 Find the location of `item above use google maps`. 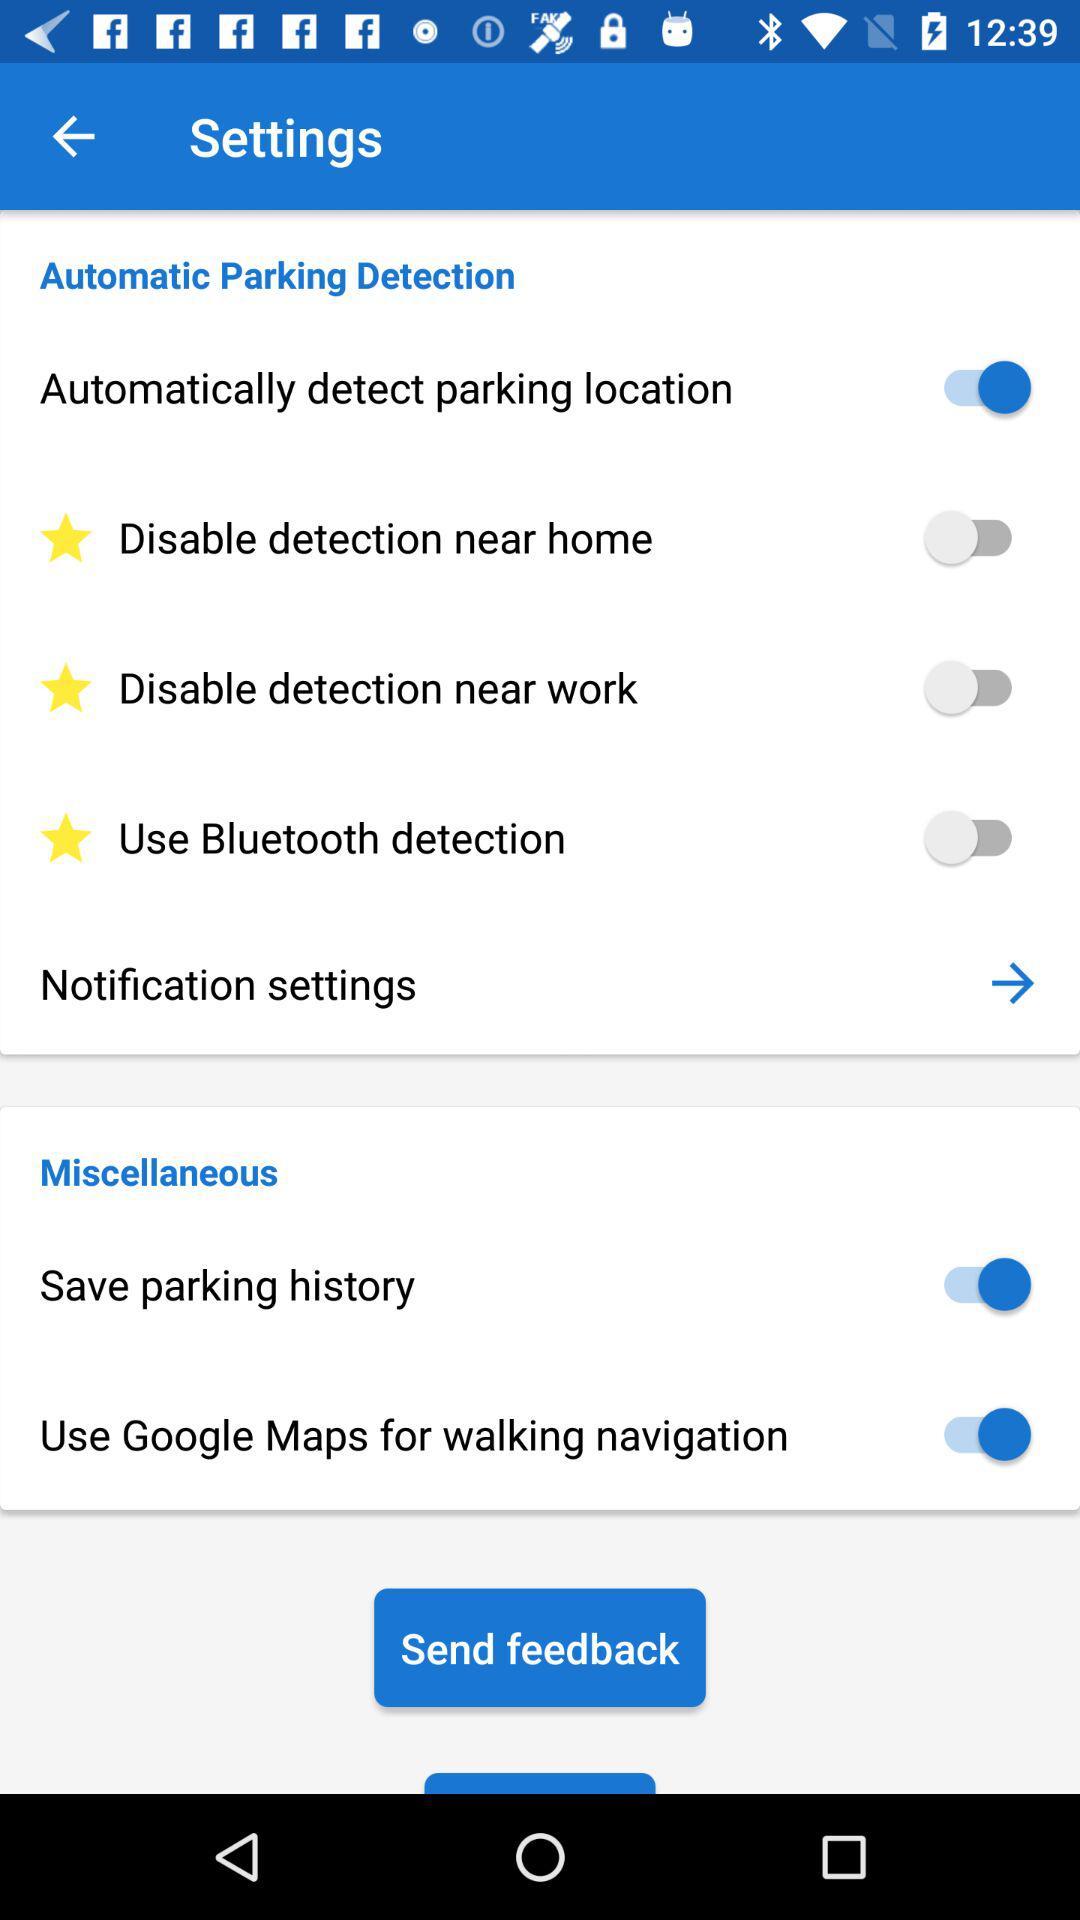

item above use google maps is located at coordinates (540, 1284).